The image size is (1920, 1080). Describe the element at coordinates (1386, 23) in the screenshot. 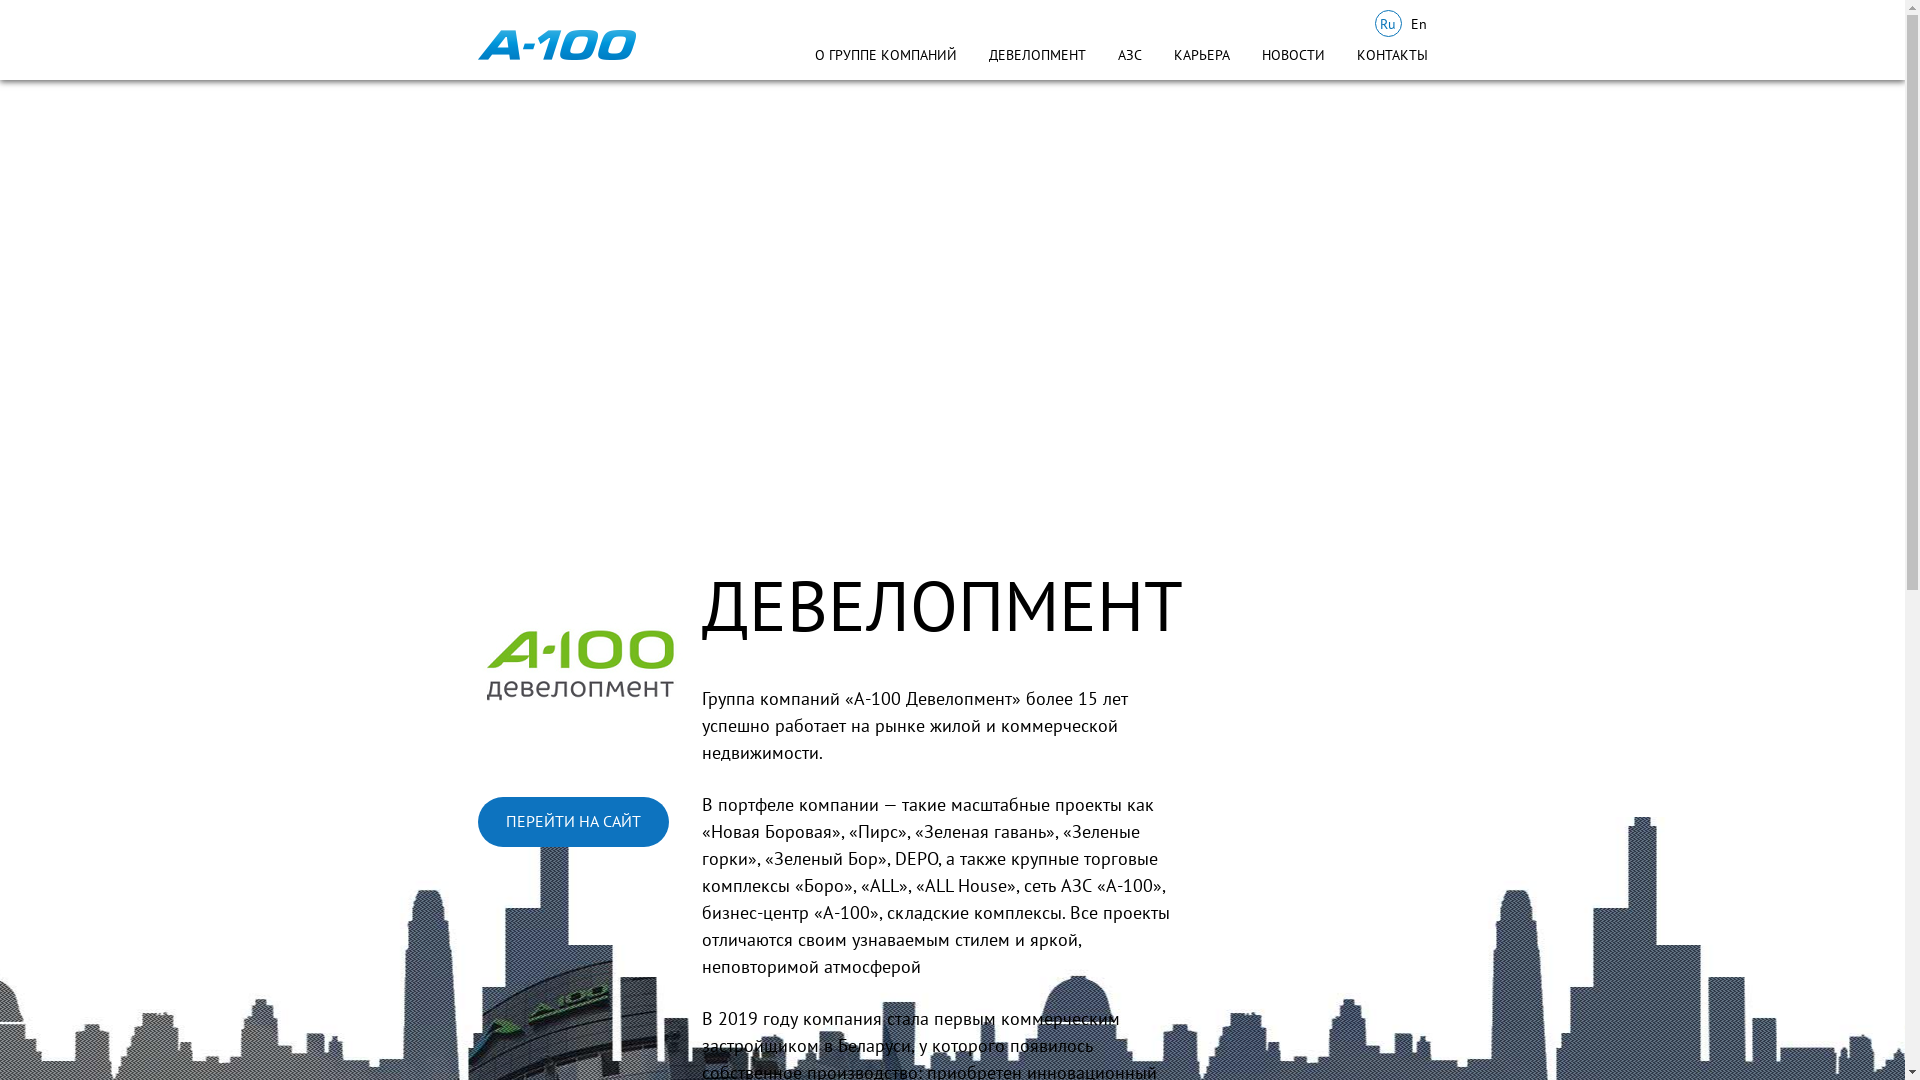

I see `'Ru'` at that location.